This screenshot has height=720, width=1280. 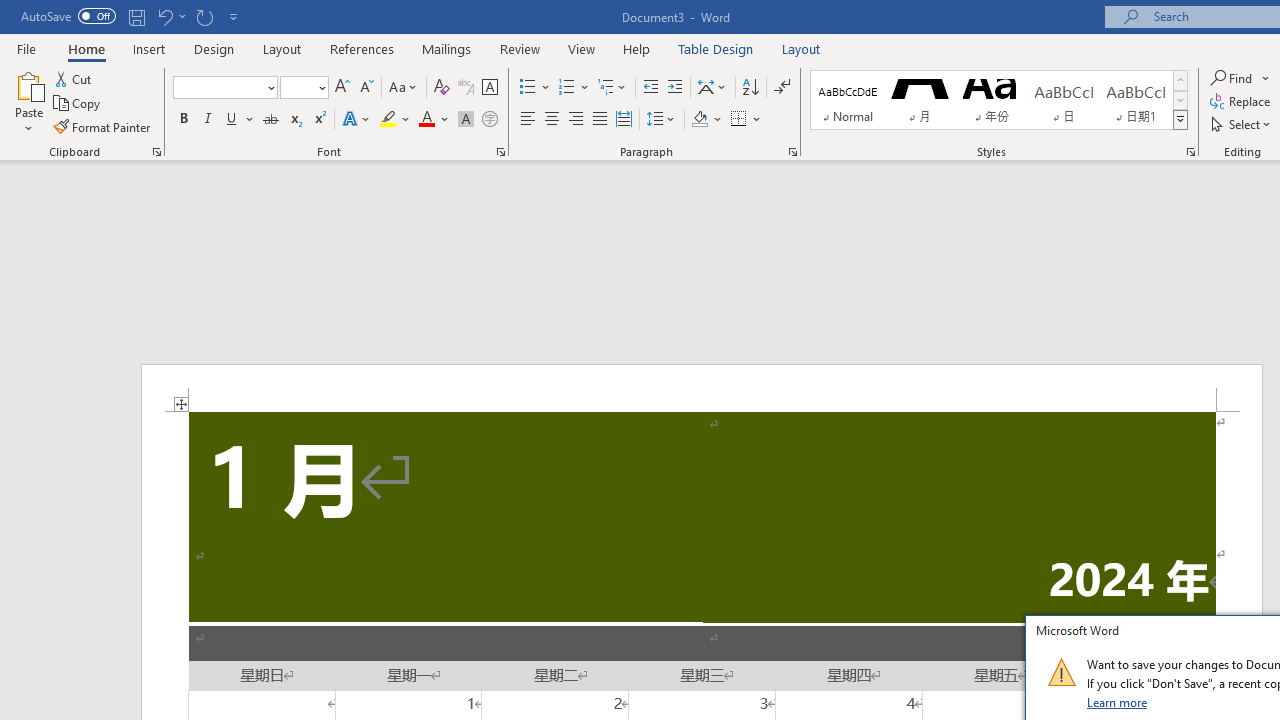 I want to click on 'Superscript', so click(x=318, y=119).